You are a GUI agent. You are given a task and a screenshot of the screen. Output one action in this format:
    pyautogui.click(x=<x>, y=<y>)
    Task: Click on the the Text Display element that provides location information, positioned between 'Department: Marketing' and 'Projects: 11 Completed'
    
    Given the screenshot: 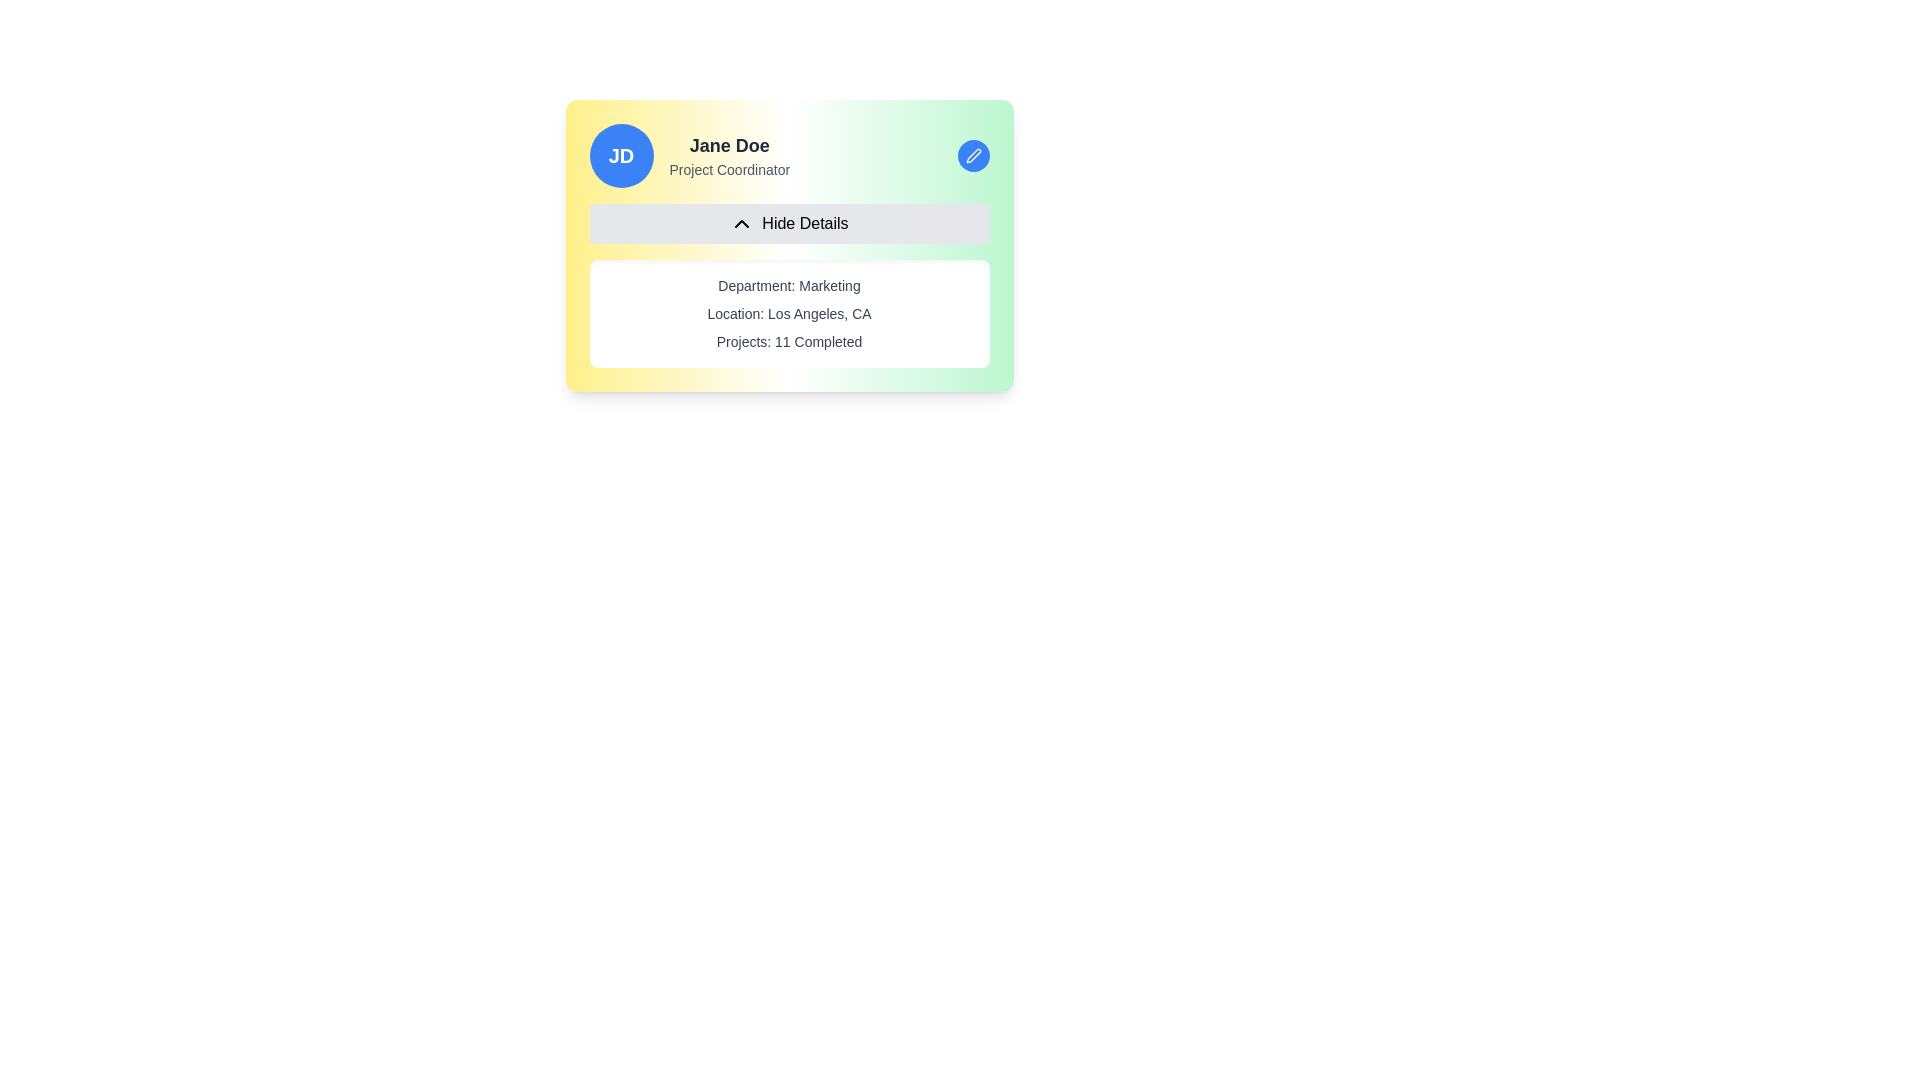 What is the action you would take?
    pyautogui.click(x=788, y=313)
    